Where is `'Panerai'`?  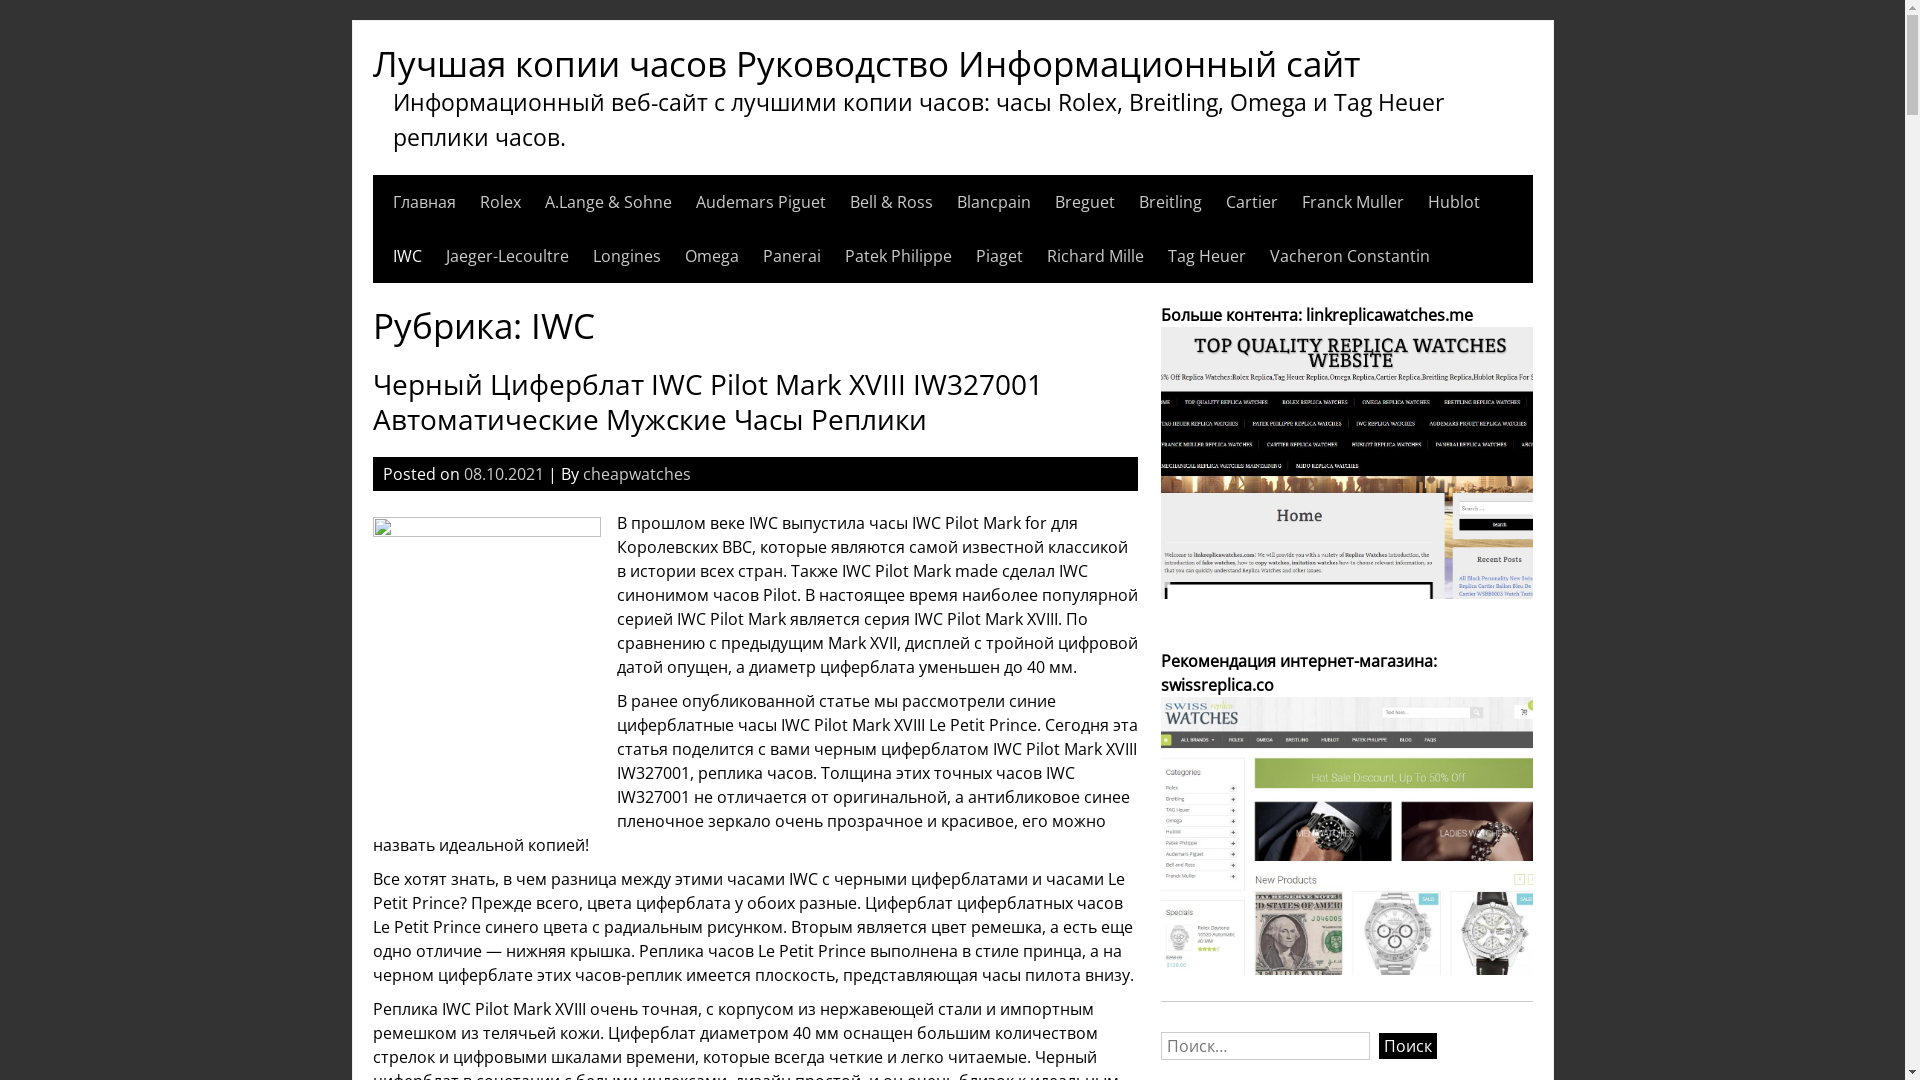 'Panerai' is located at coordinates (790, 254).